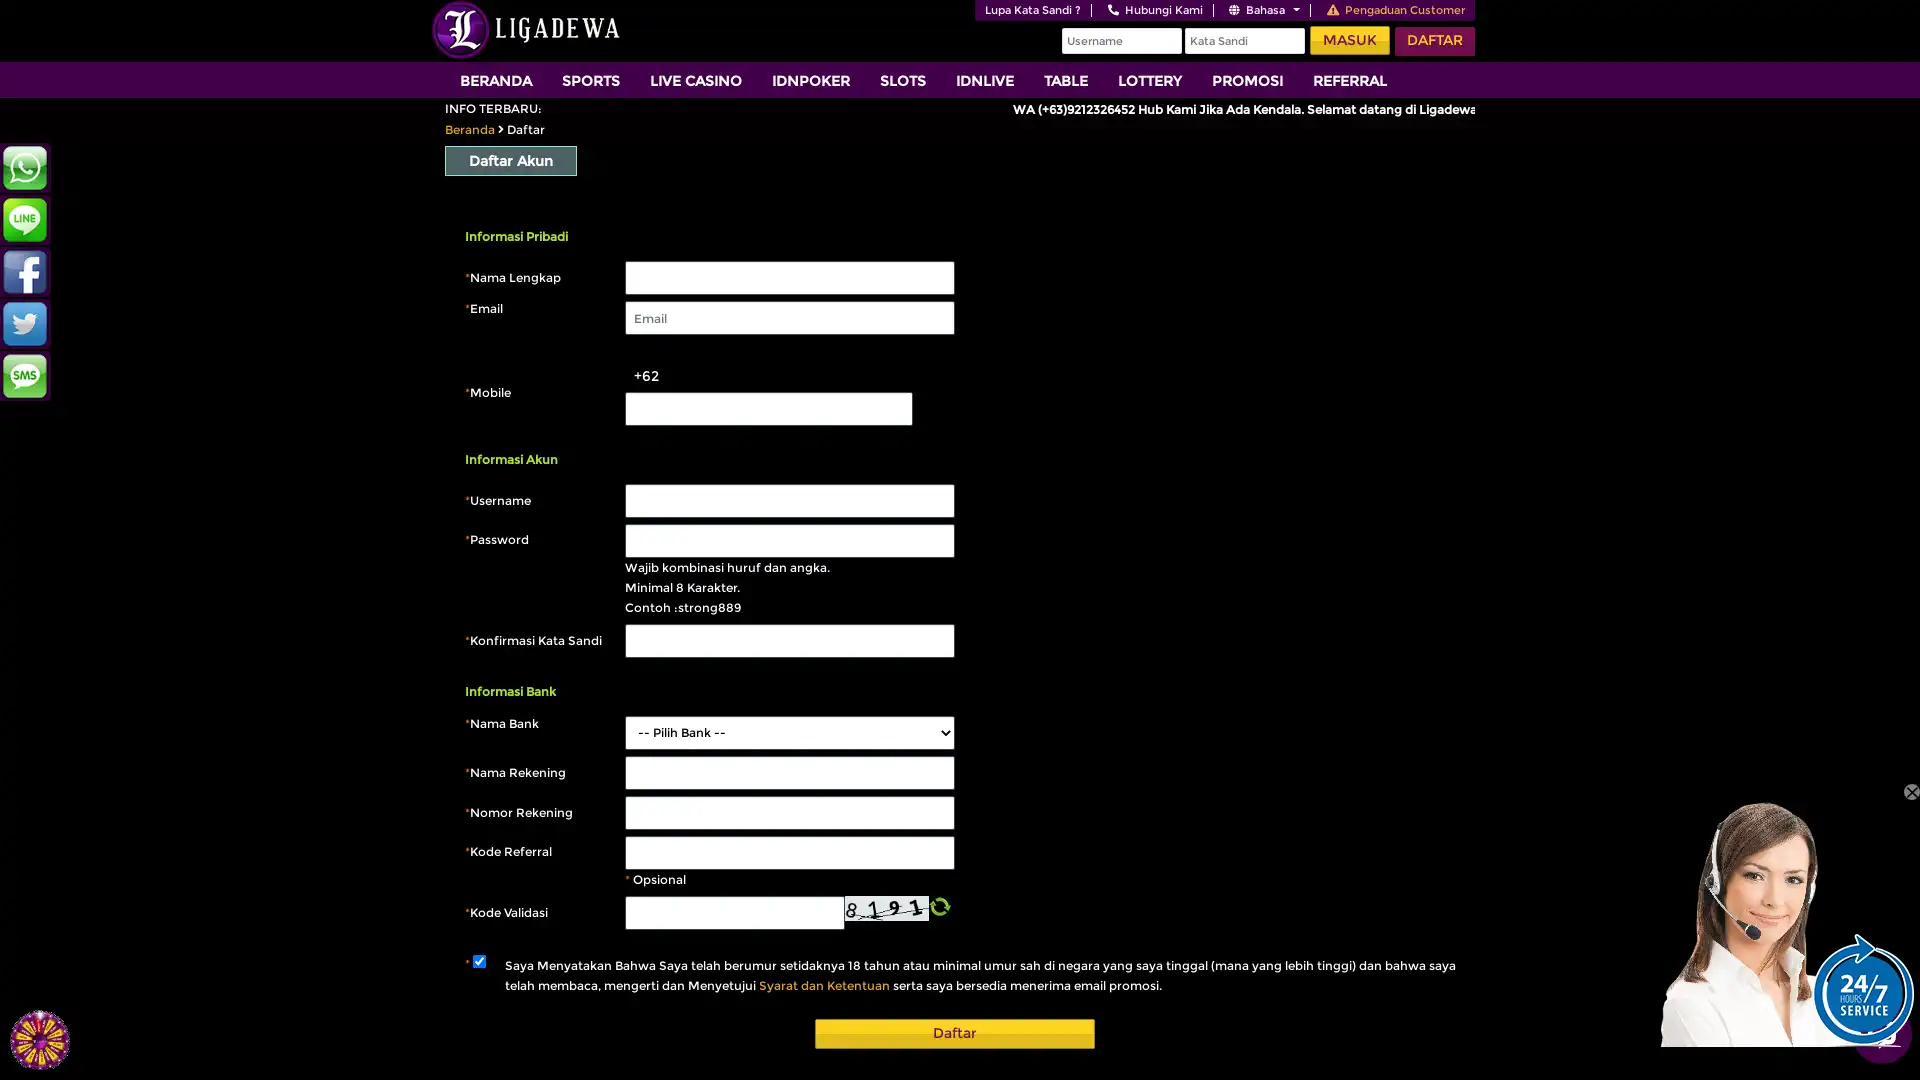 This screenshot has height=1080, width=1920. What do you see at coordinates (1349, 40) in the screenshot?
I see `Masuk` at bounding box center [1349, 40].